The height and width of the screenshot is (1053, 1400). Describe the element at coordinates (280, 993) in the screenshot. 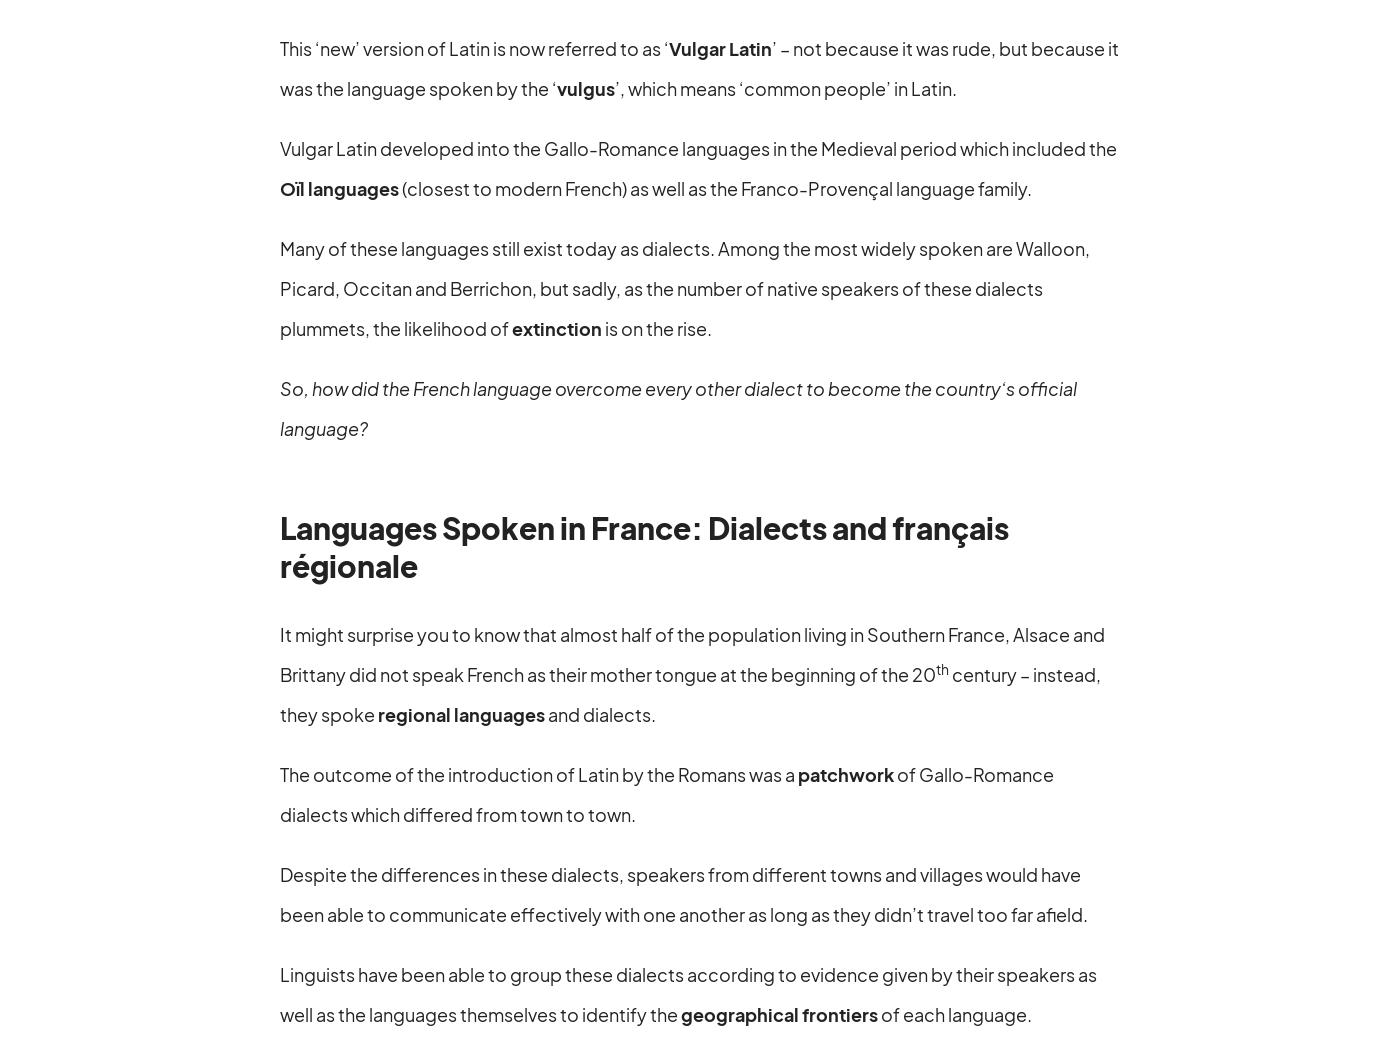

I see `'Linguists have been able to group these dialects according to evidence given by their speakers as well as the languages themselves to identify the'` at that location.